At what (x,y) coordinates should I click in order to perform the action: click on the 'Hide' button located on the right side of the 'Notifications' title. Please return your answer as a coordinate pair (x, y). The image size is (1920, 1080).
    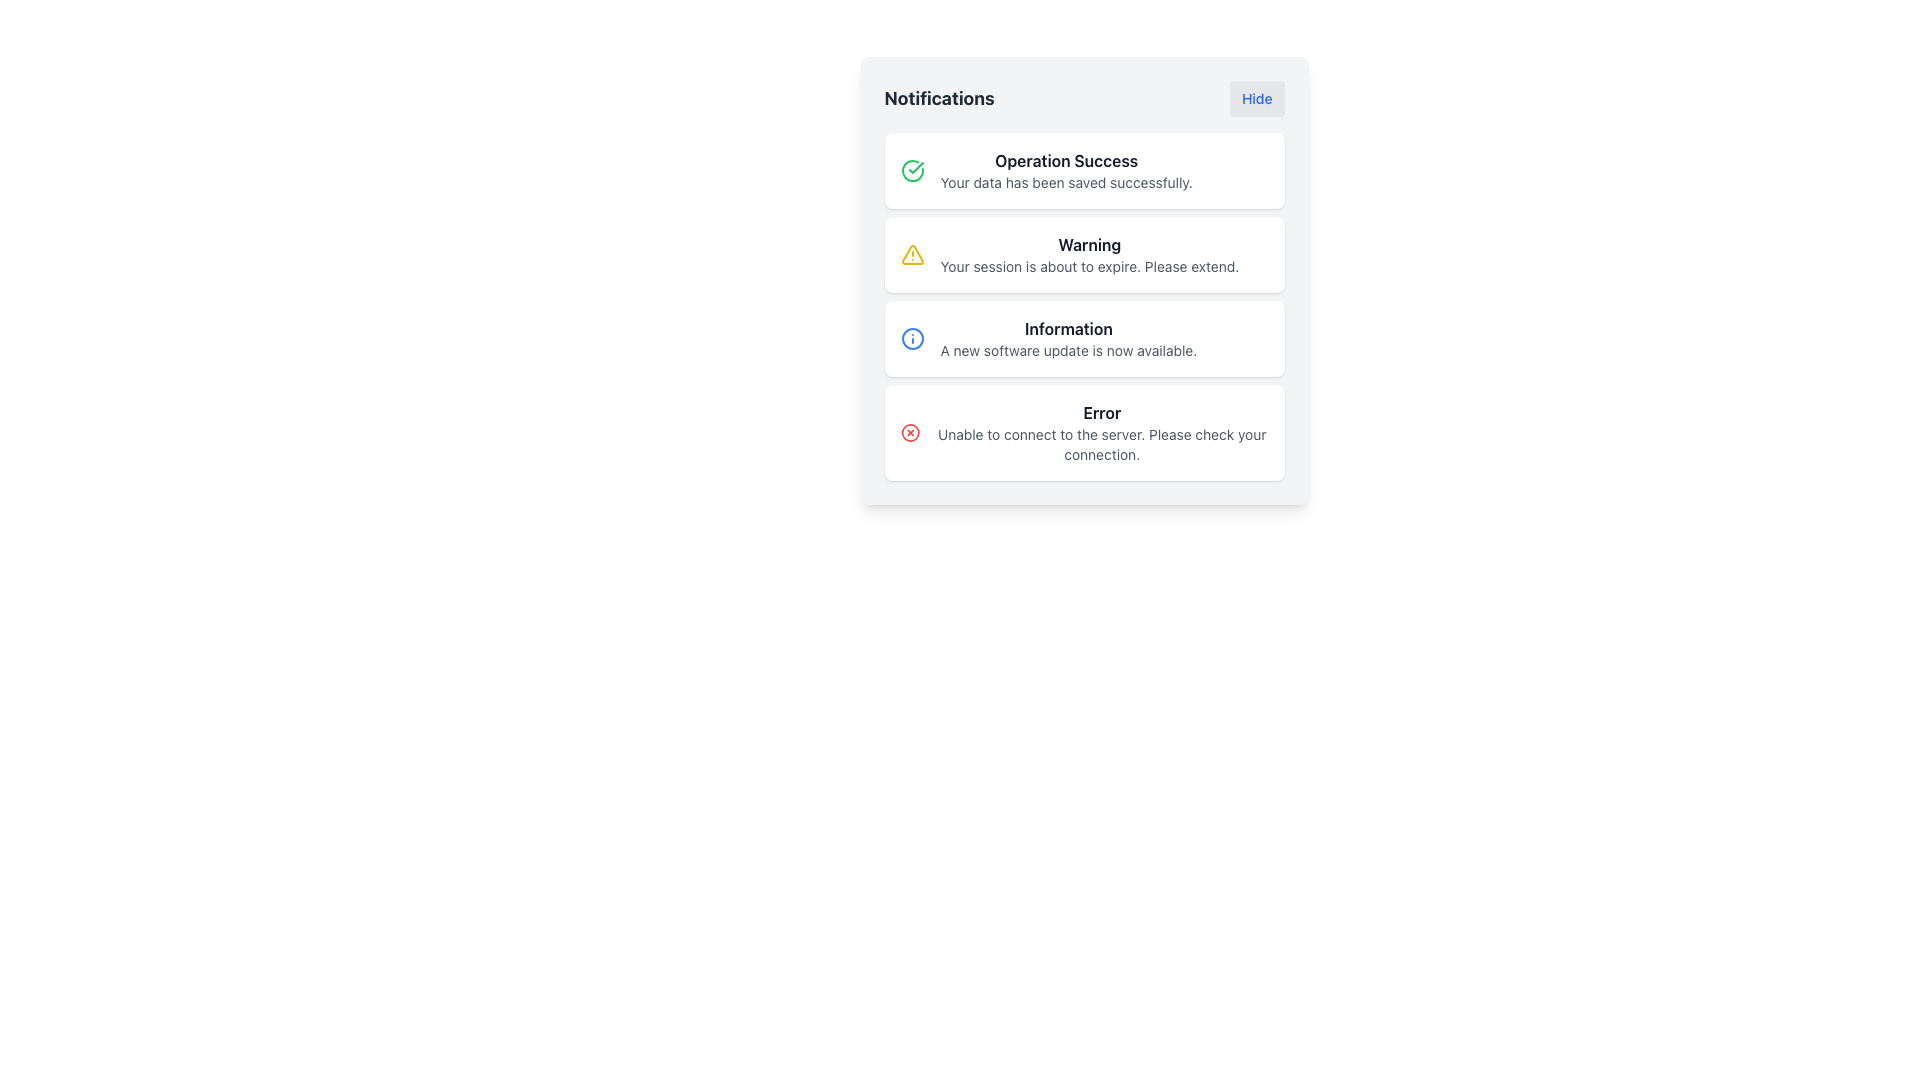
    Looking at the image, I should click on (1083, 99).